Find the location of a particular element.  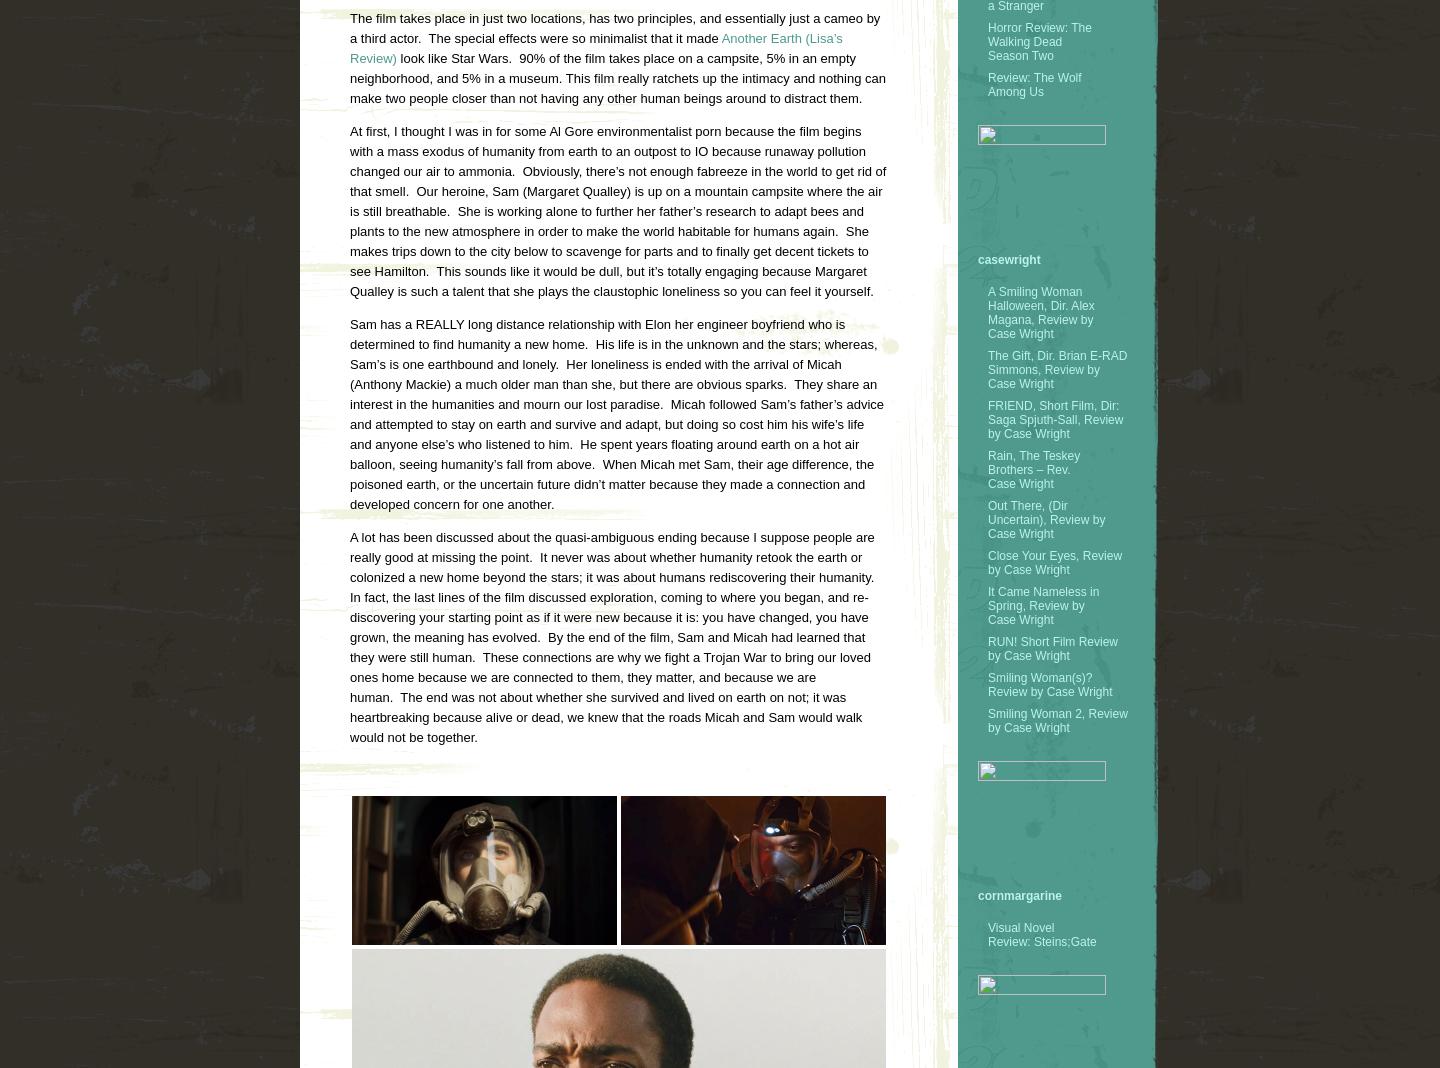

'FRIEND, Short Film, Dir: Saga Spjuth-Sall, Review by Case Wright' is located at coordinates (1055, 418).